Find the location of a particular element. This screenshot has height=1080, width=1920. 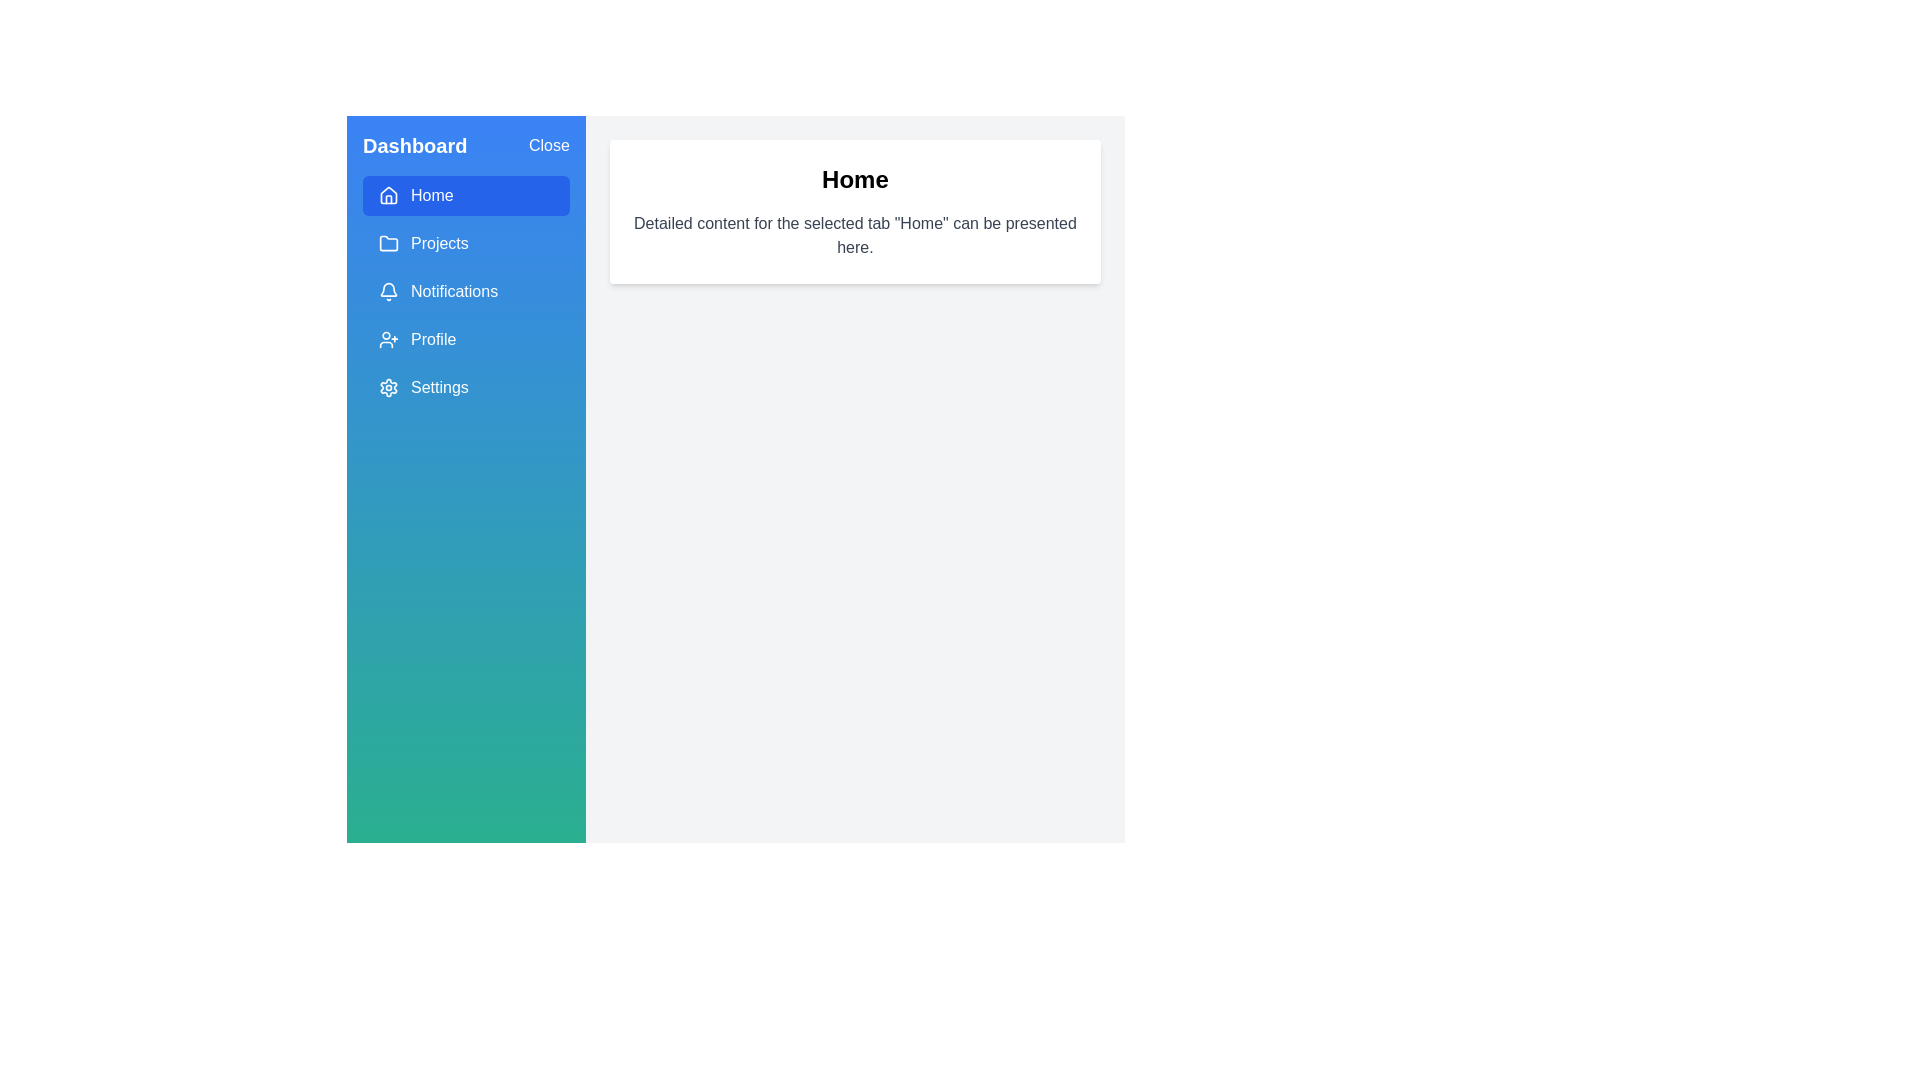

the menu item Profile to display its content is located at coordinates (465, 338).